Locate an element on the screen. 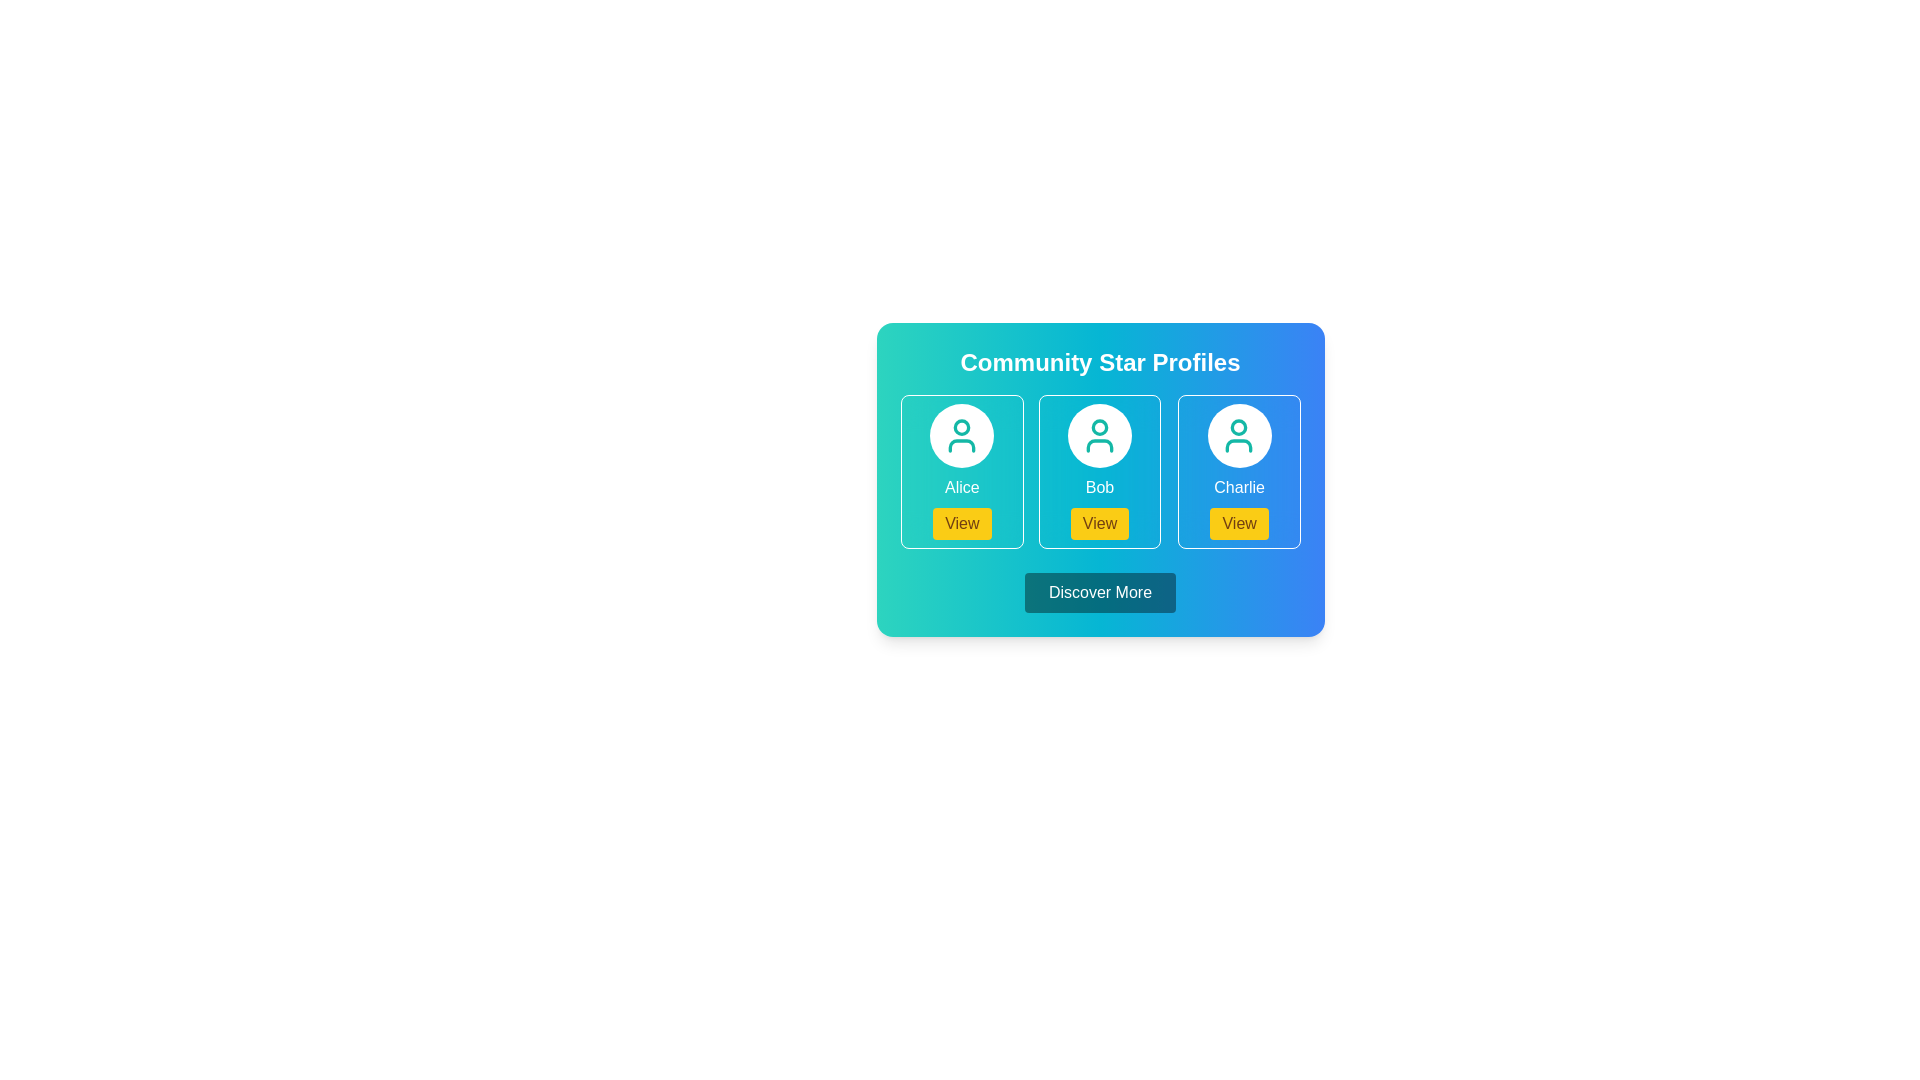 This screenshot has width=1920, height=1080. the lower segment of the SVG graphic representing the body of the user in the 'Charlie' profile, located in the 'Community Star Profiles' section is located at coordinates (1238, 445).